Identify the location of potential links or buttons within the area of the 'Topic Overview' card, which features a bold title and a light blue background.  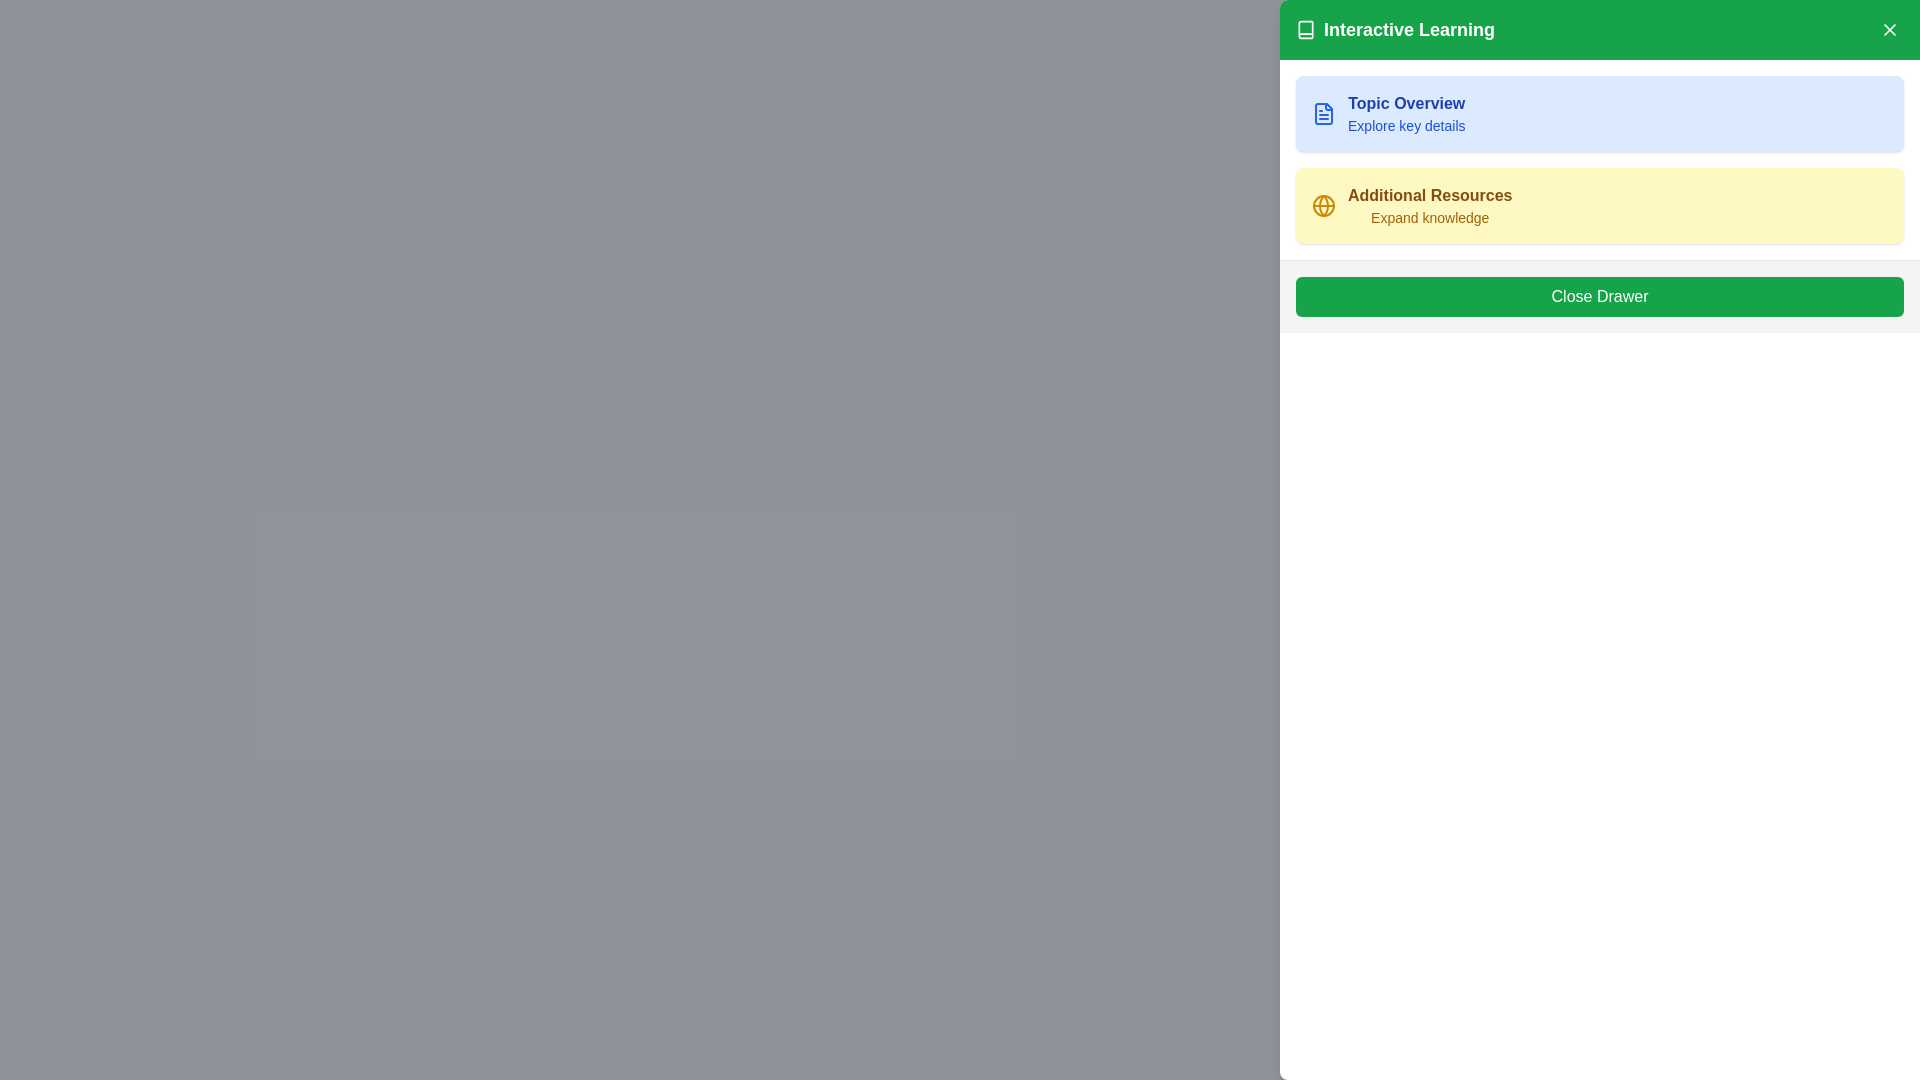
(1405, 114).